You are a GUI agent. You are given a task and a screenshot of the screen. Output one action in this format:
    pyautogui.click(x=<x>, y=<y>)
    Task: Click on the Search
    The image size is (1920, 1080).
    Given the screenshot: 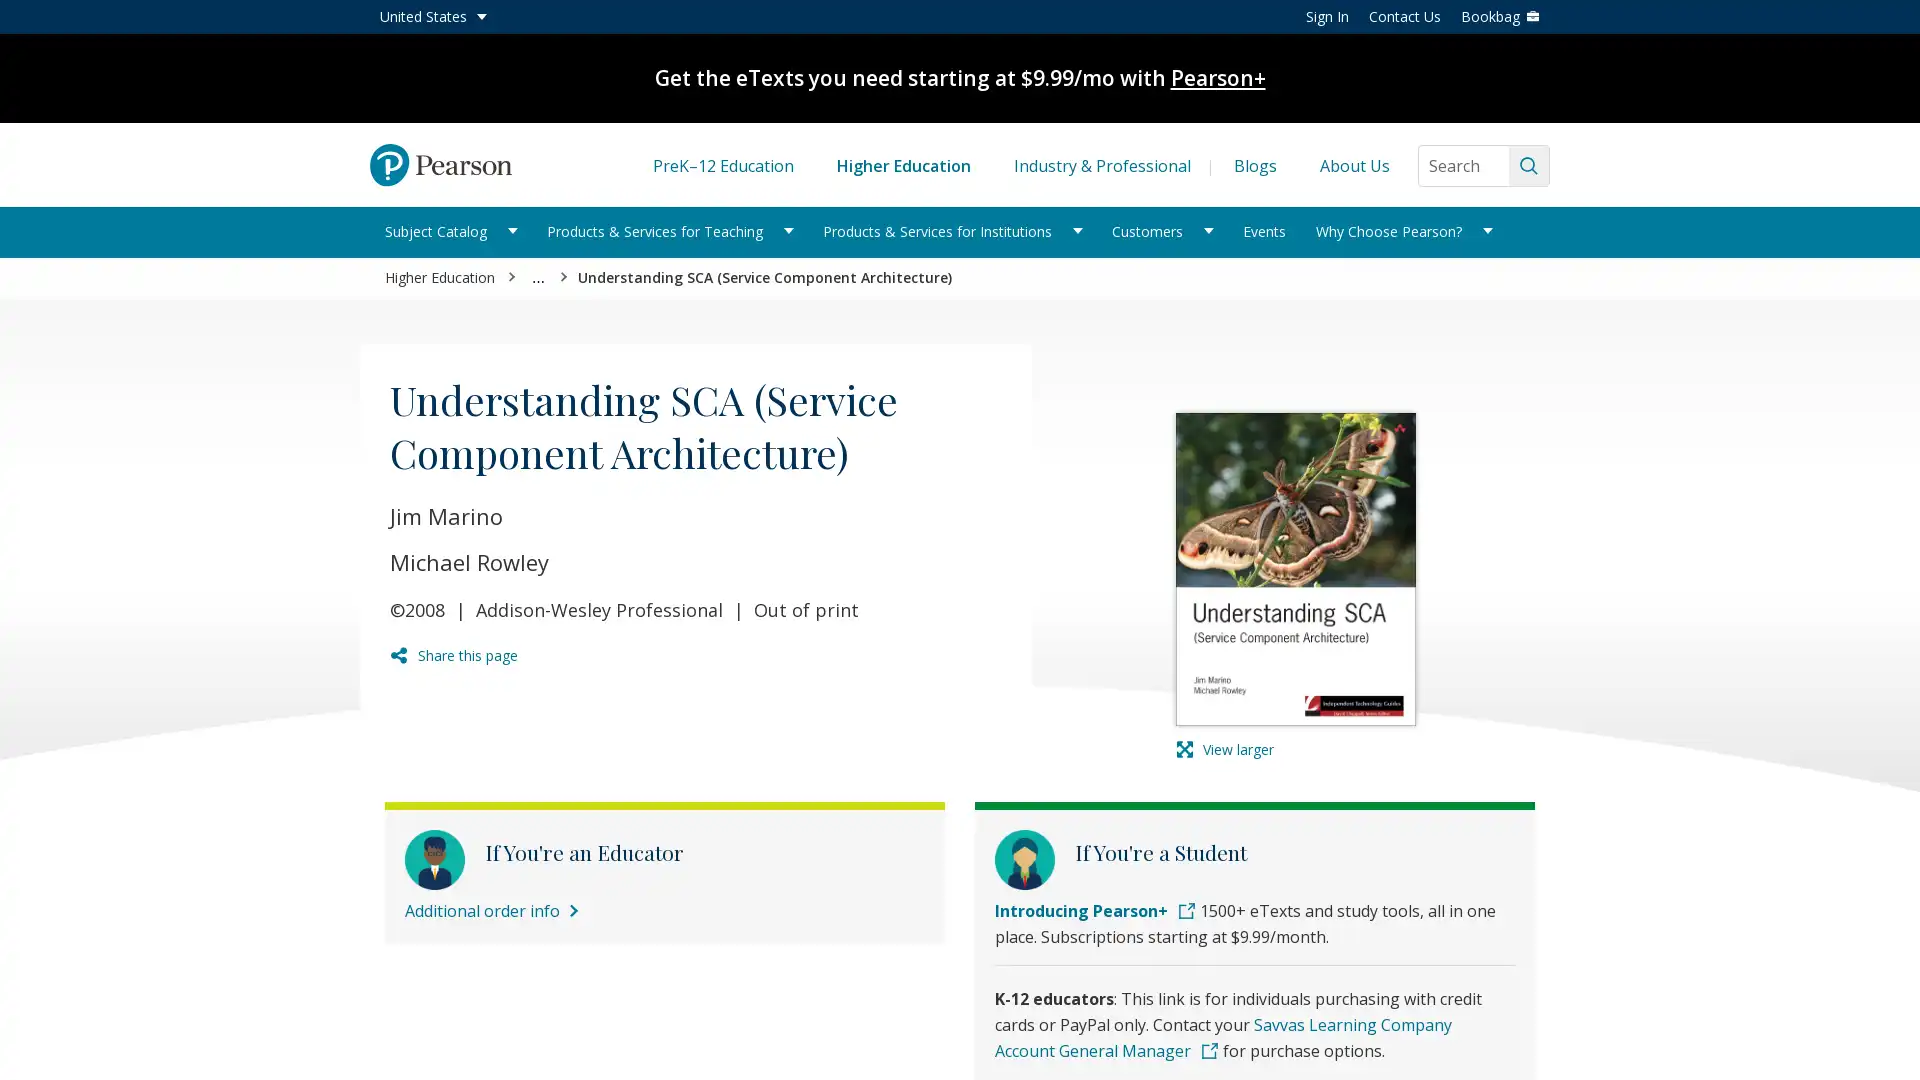 What is the action you would take?
    pyautogui.click(x=1528, y=164)
    